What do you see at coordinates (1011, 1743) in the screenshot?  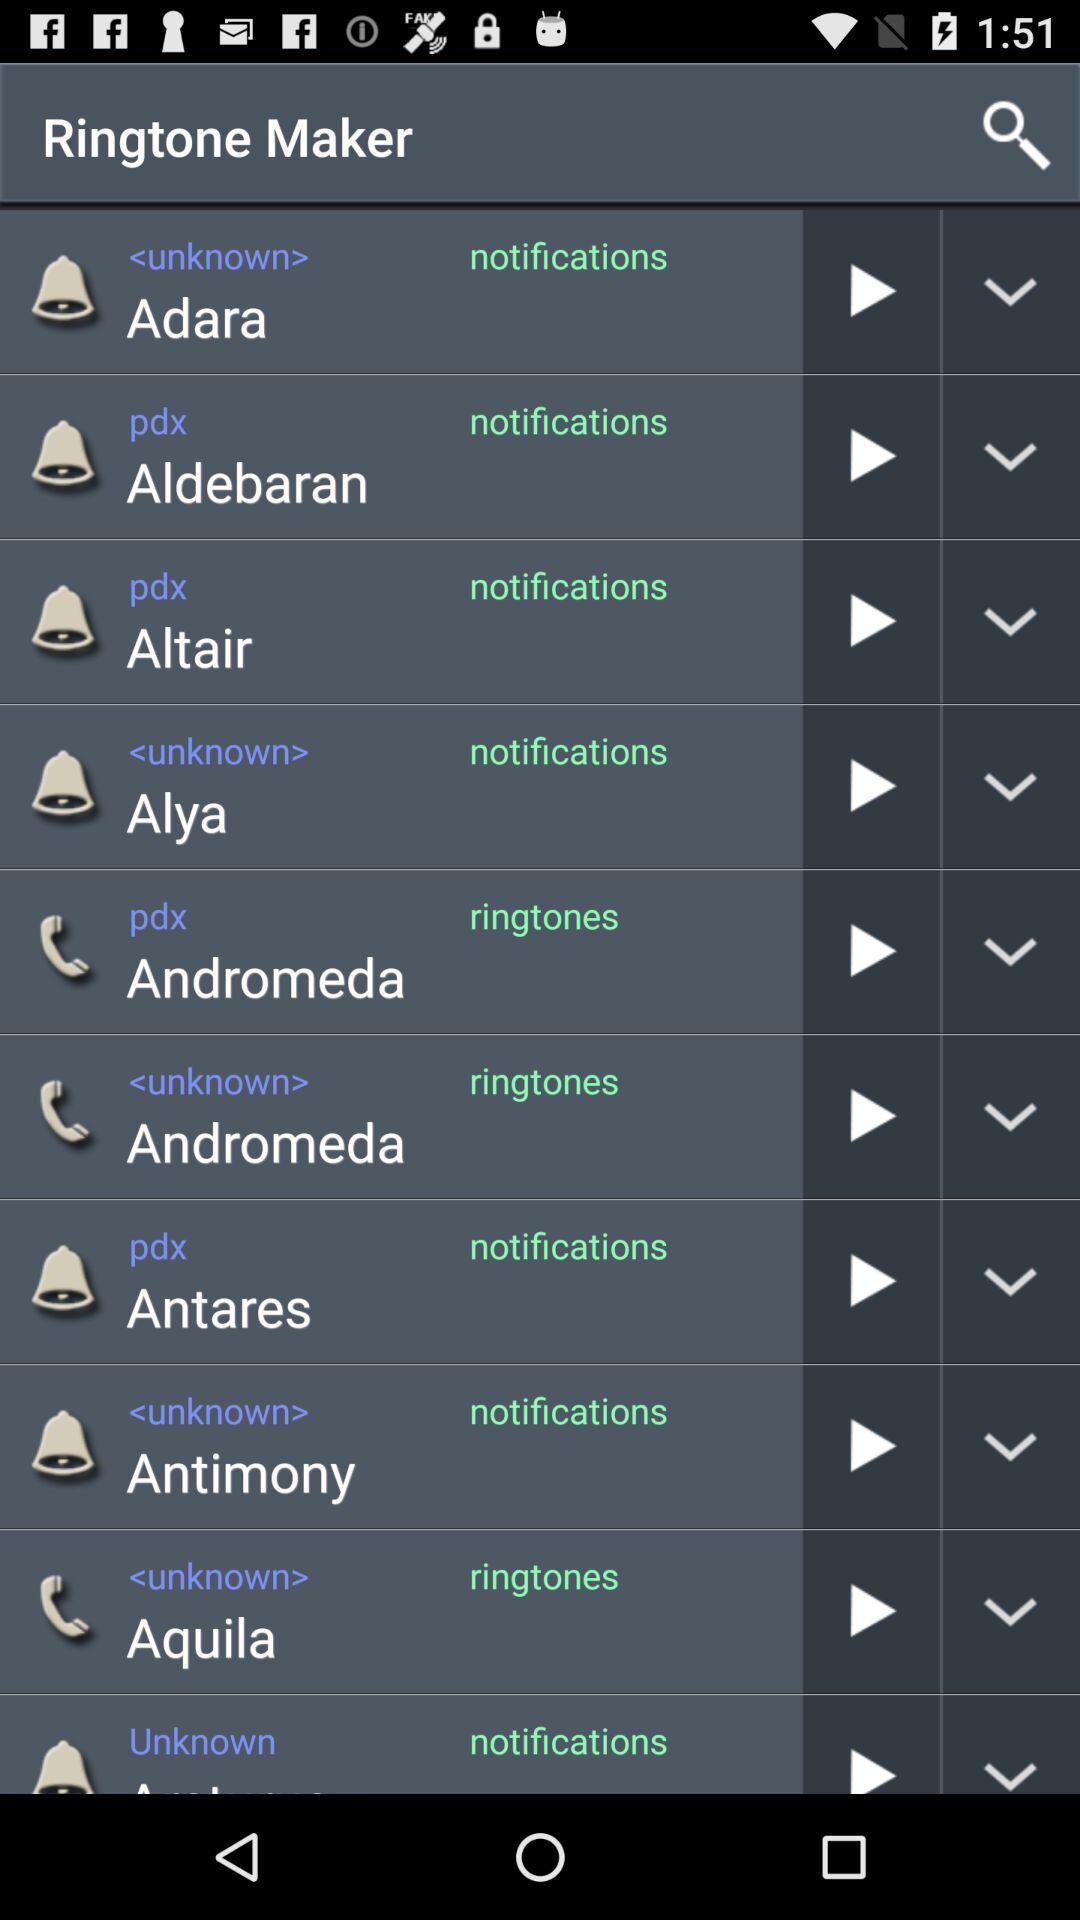 I see `show options` at bounding box center [1011, 1743].